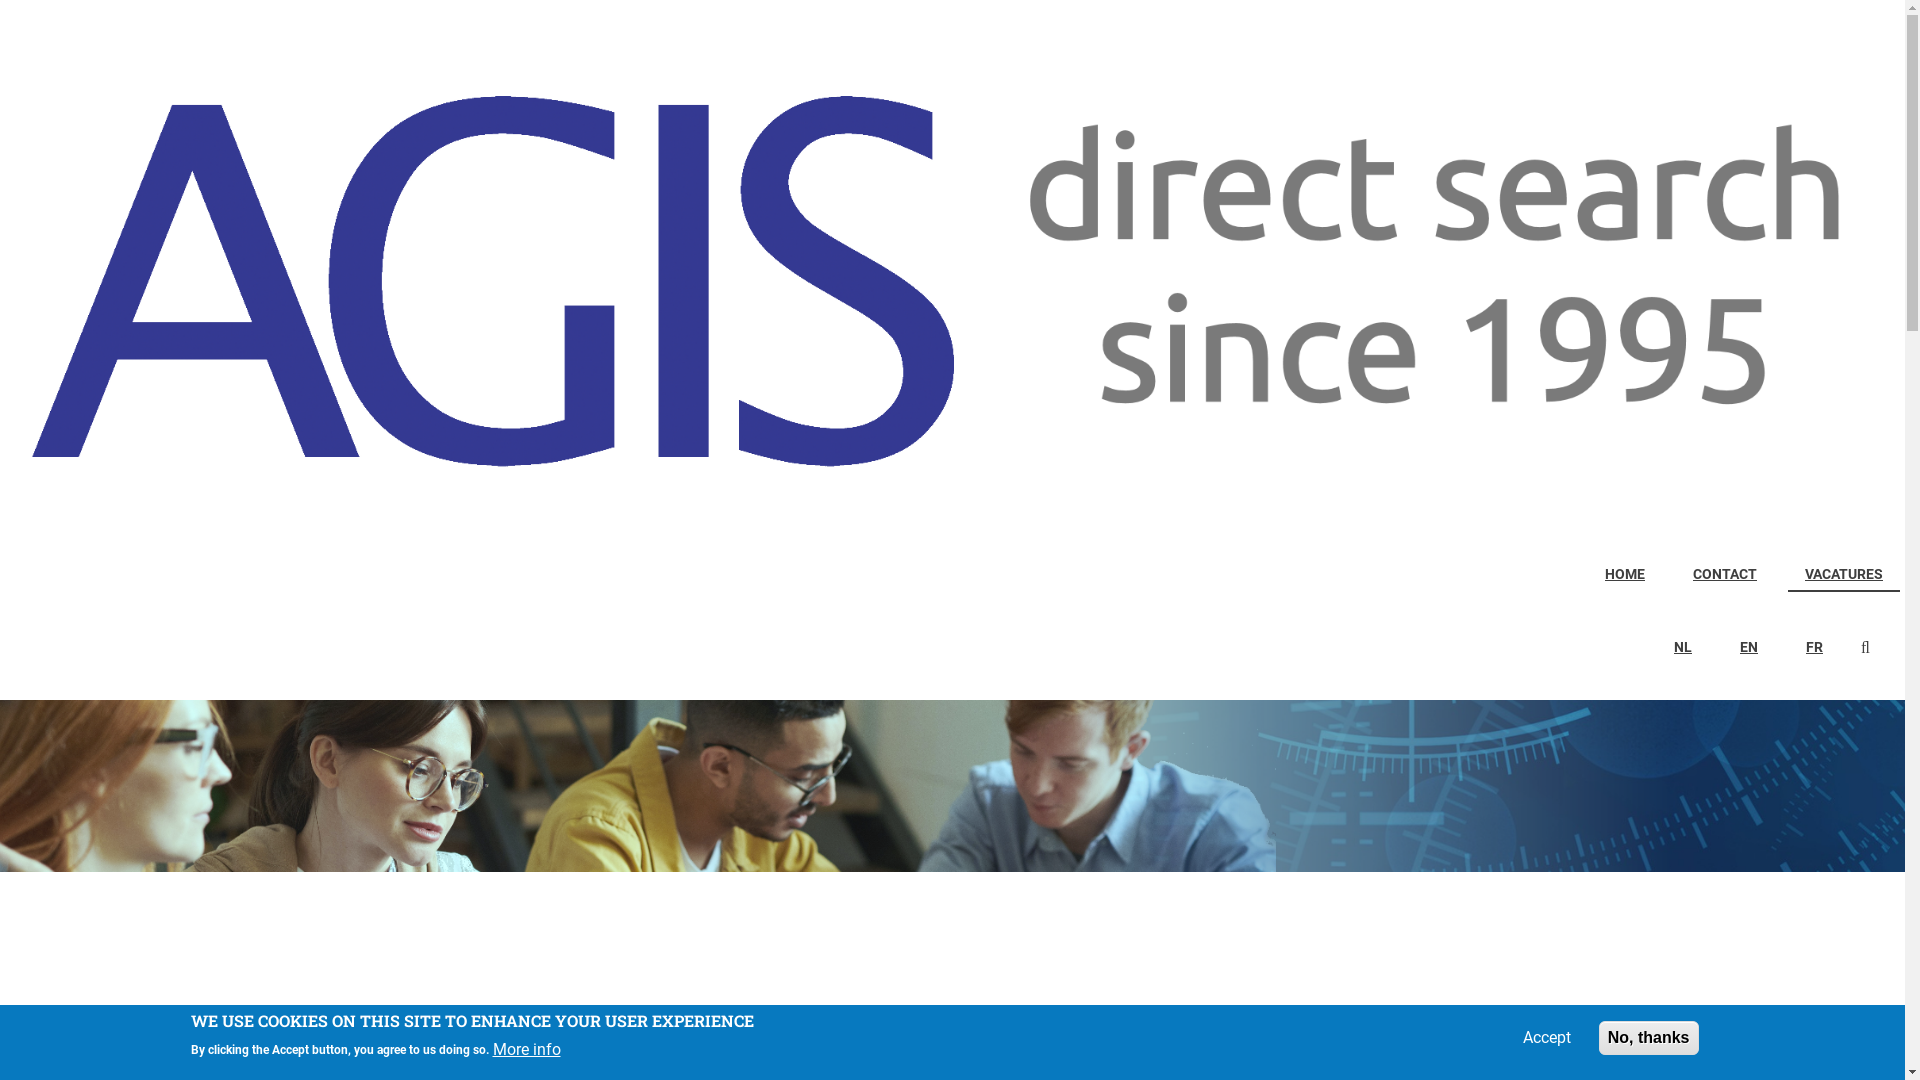 This screenshot has width=1920, height=1080. What do you see at coordinates (1869, 650) in the screenshot?
I see `'Search'` at bounding box center [1869, 650].